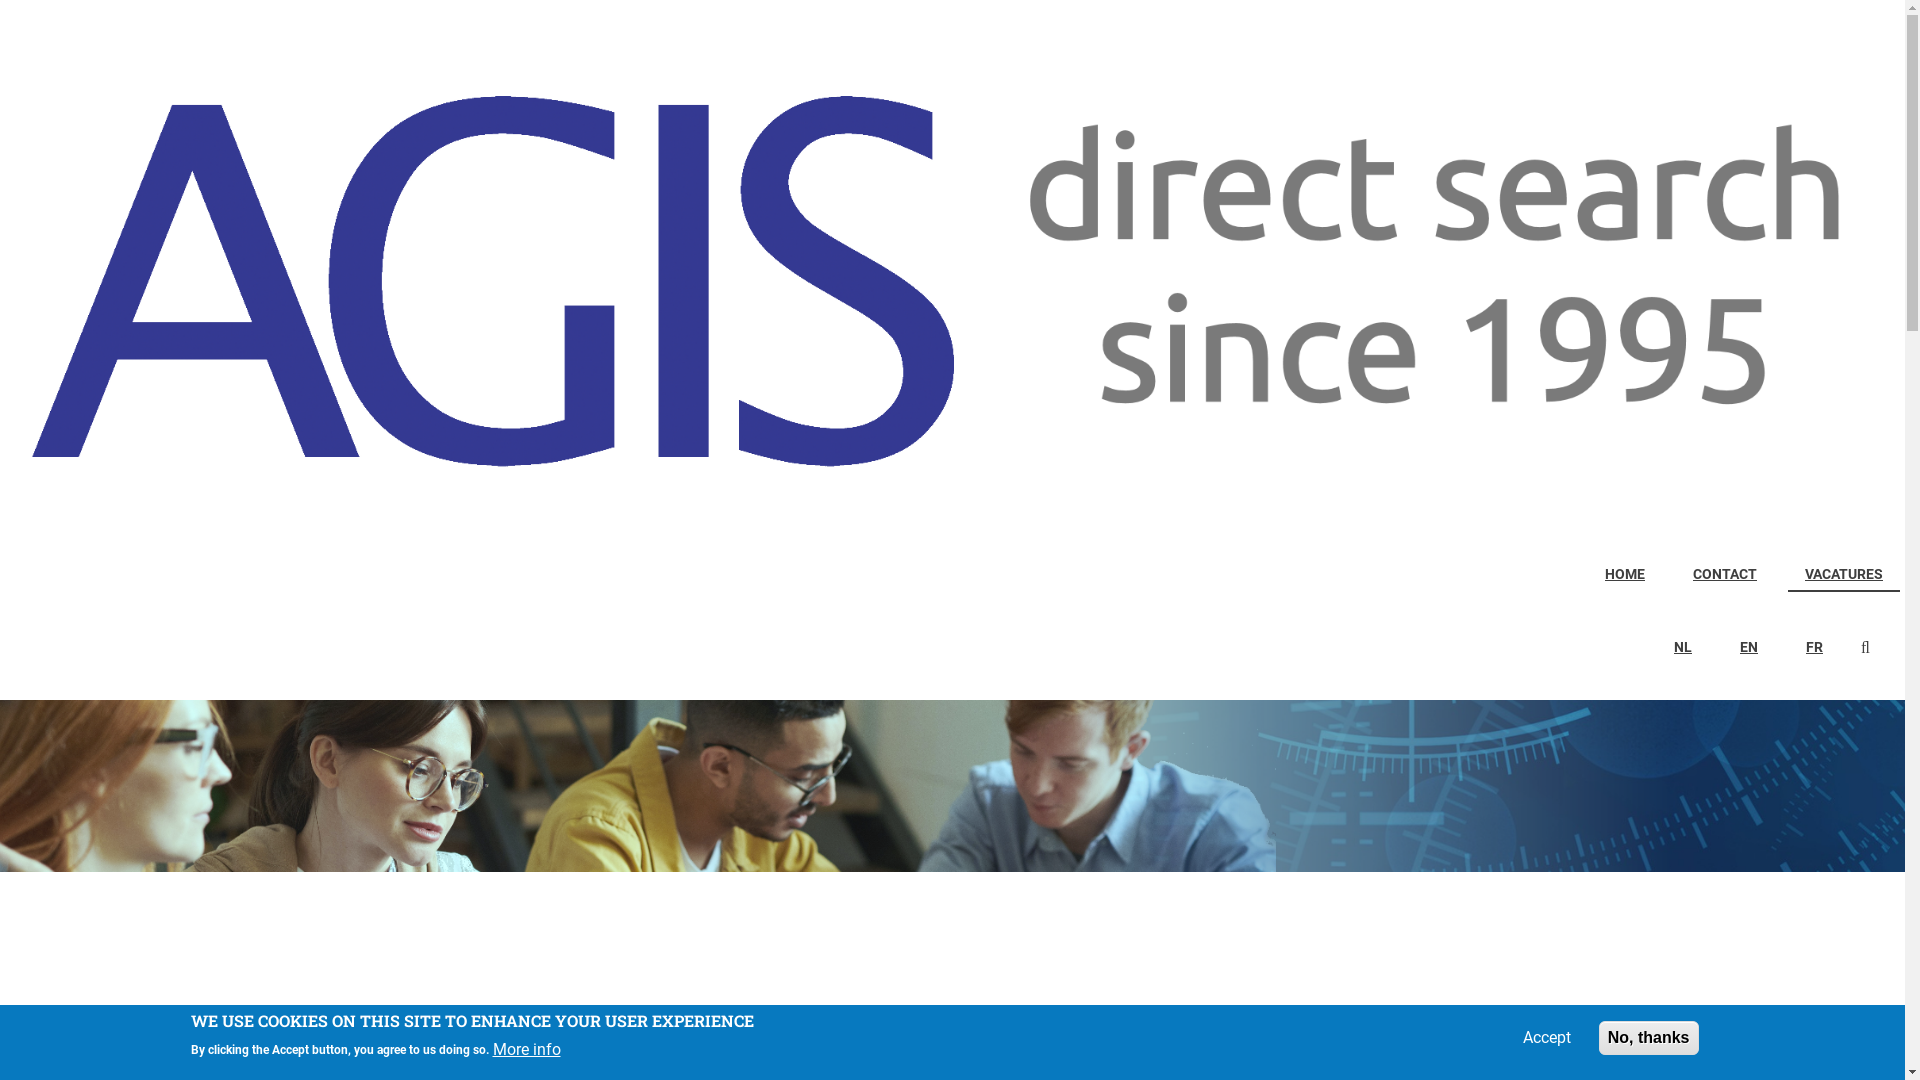 This screenshot has width=1920, height=1080. What do you see at coordinates (1869, 650) in the screenshot?
I see `'Search'` at bounding box center [1869, 650].